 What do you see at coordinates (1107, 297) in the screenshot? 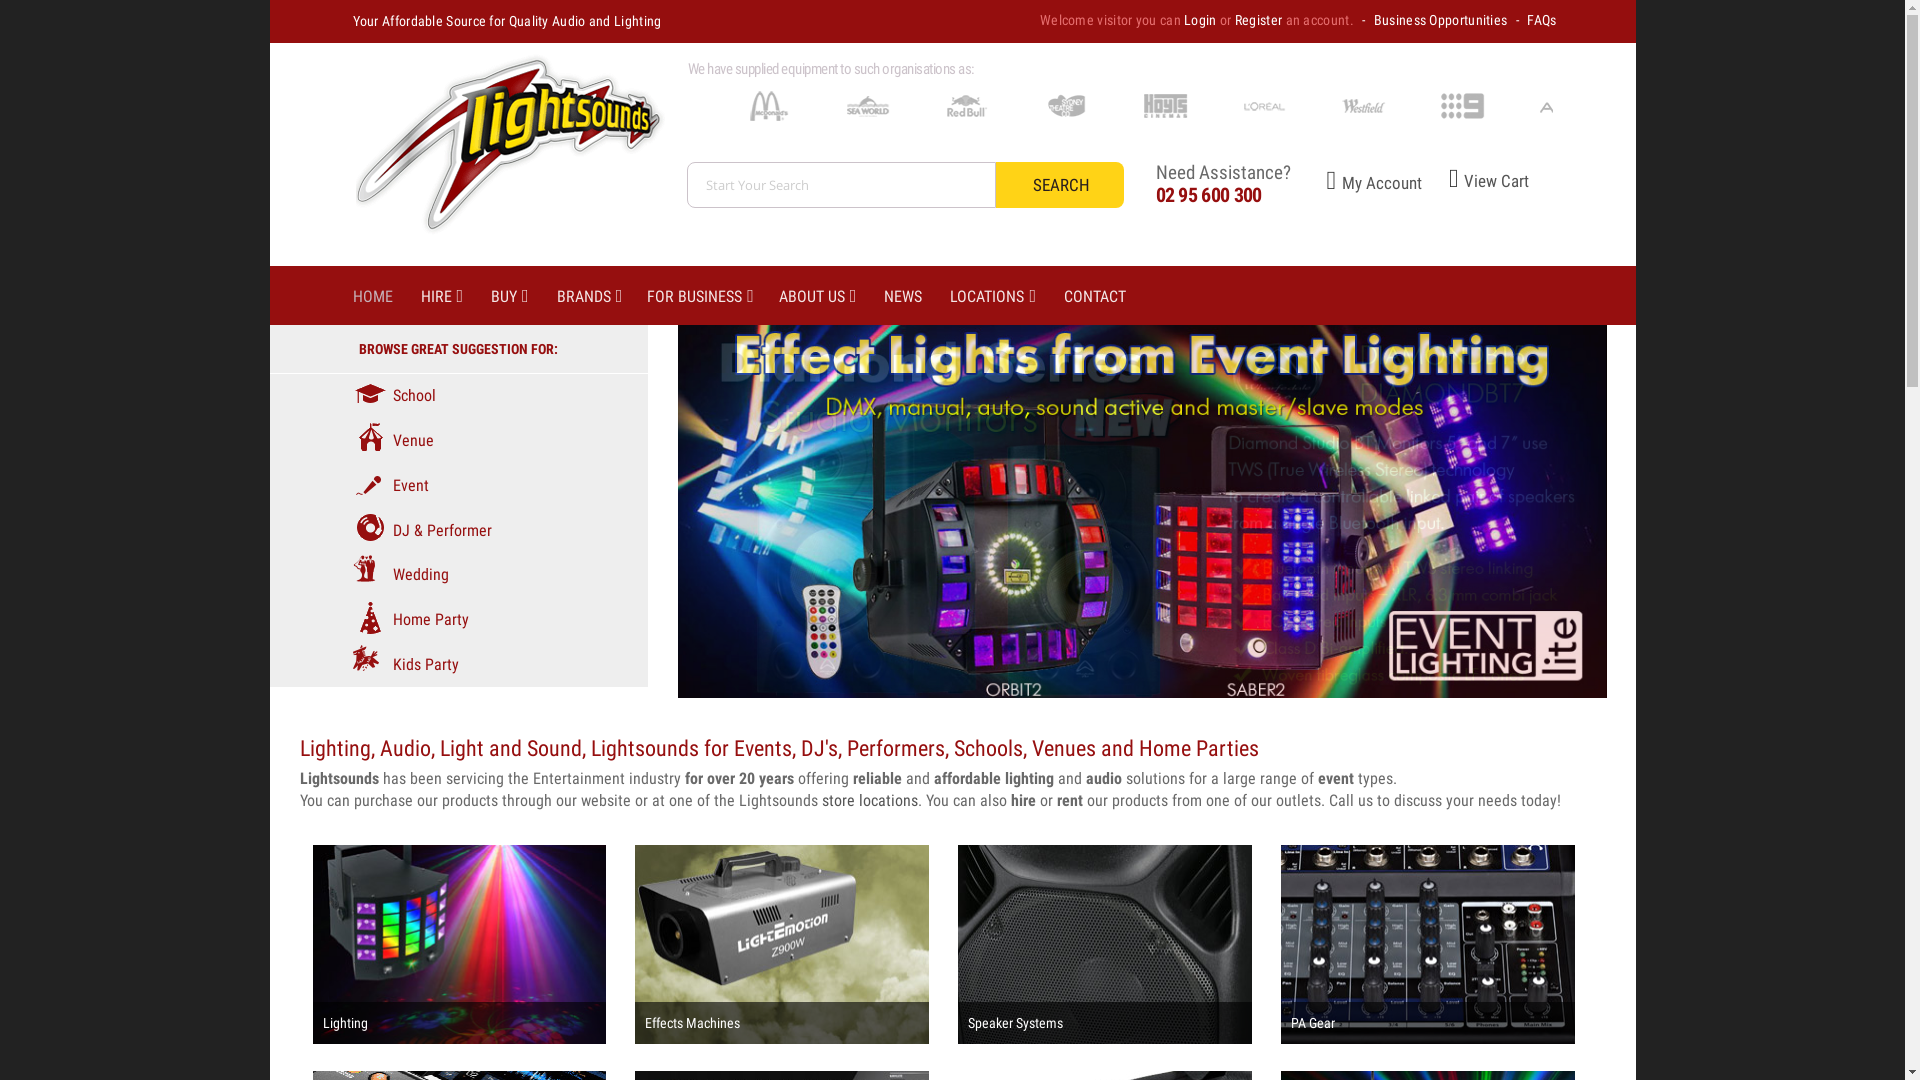
I see `'CONTACT'` at bounding box center [1107, 297].